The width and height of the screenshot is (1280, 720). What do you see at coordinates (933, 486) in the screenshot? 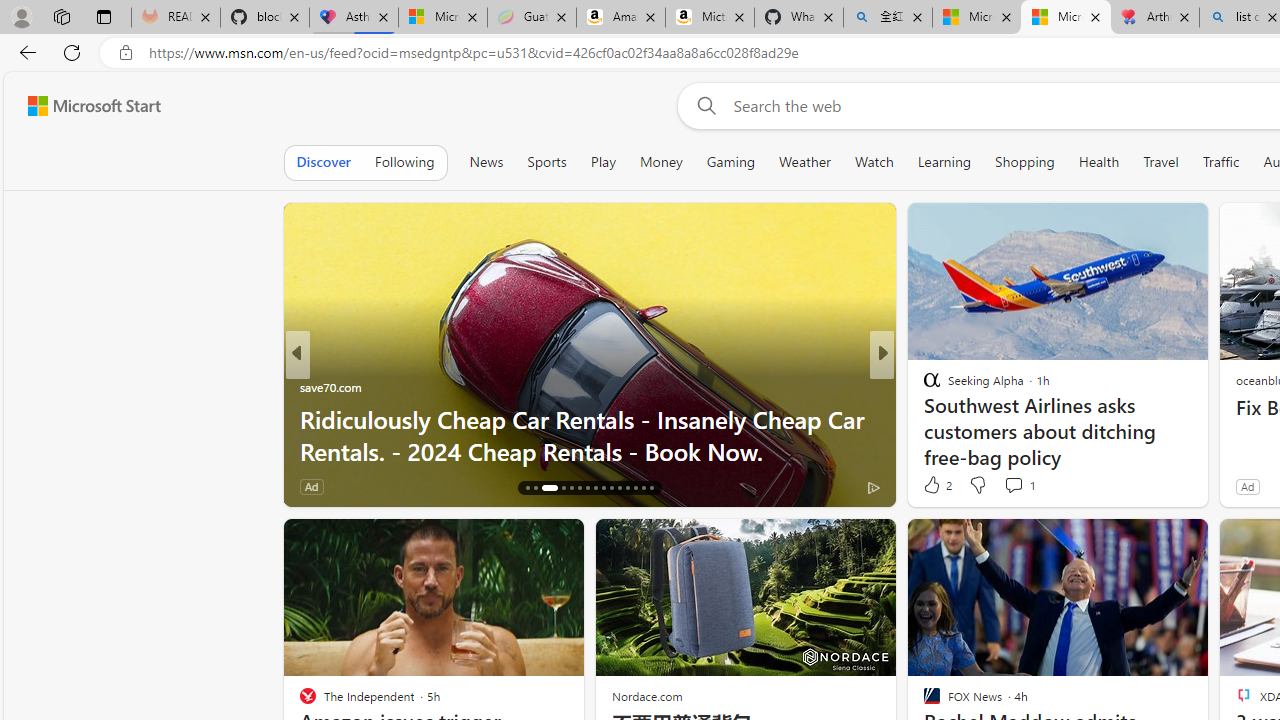
I see `'22 Like'` at bounding box center [933, 486].